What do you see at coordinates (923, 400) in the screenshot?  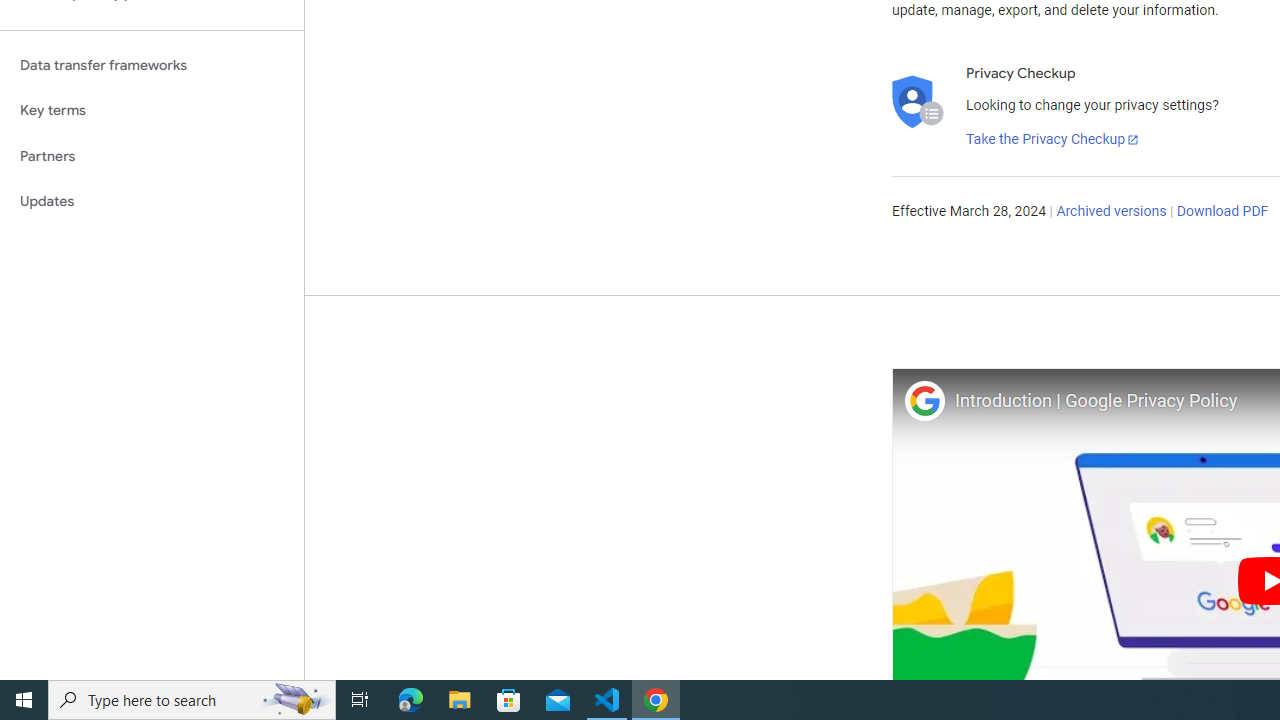 I see `'Photo image of Google'` at bounding box center [923, 400].